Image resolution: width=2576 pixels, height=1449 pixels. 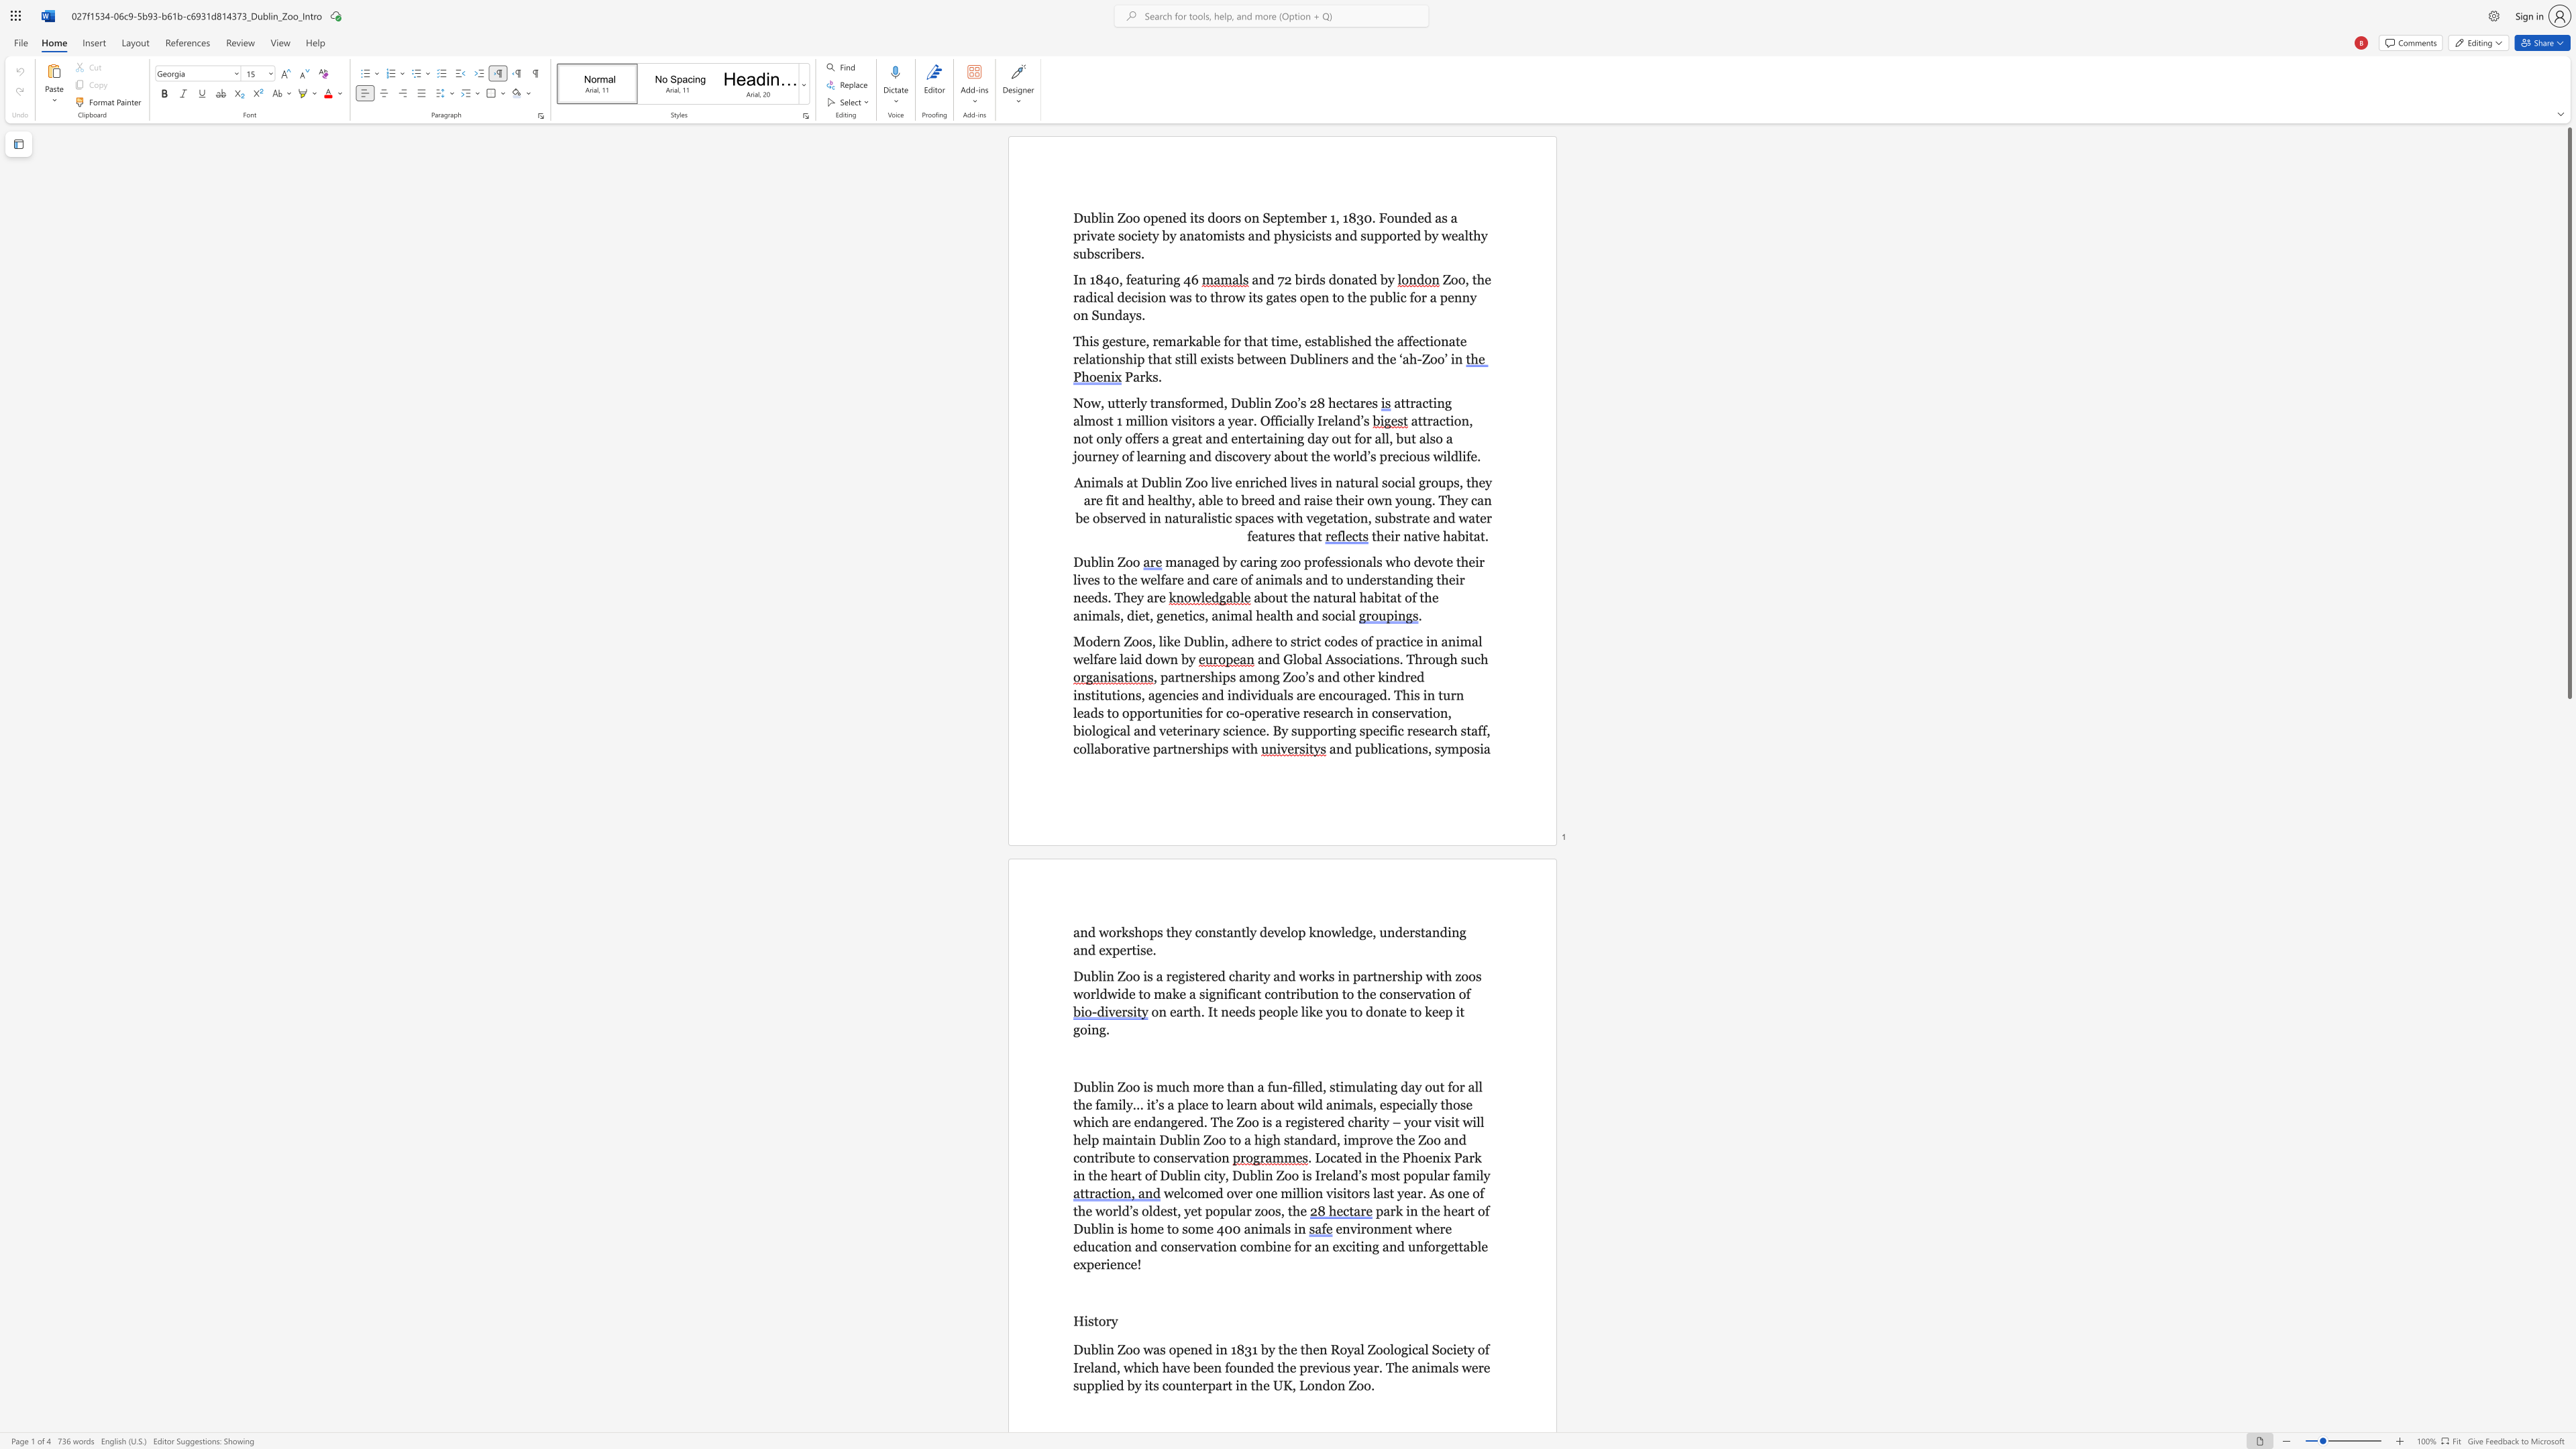 What do you see at coordinates (1440, 1175) in the screenshot?
I see `the 5th character "a" in the text` at bounding box center [1440, 1175].